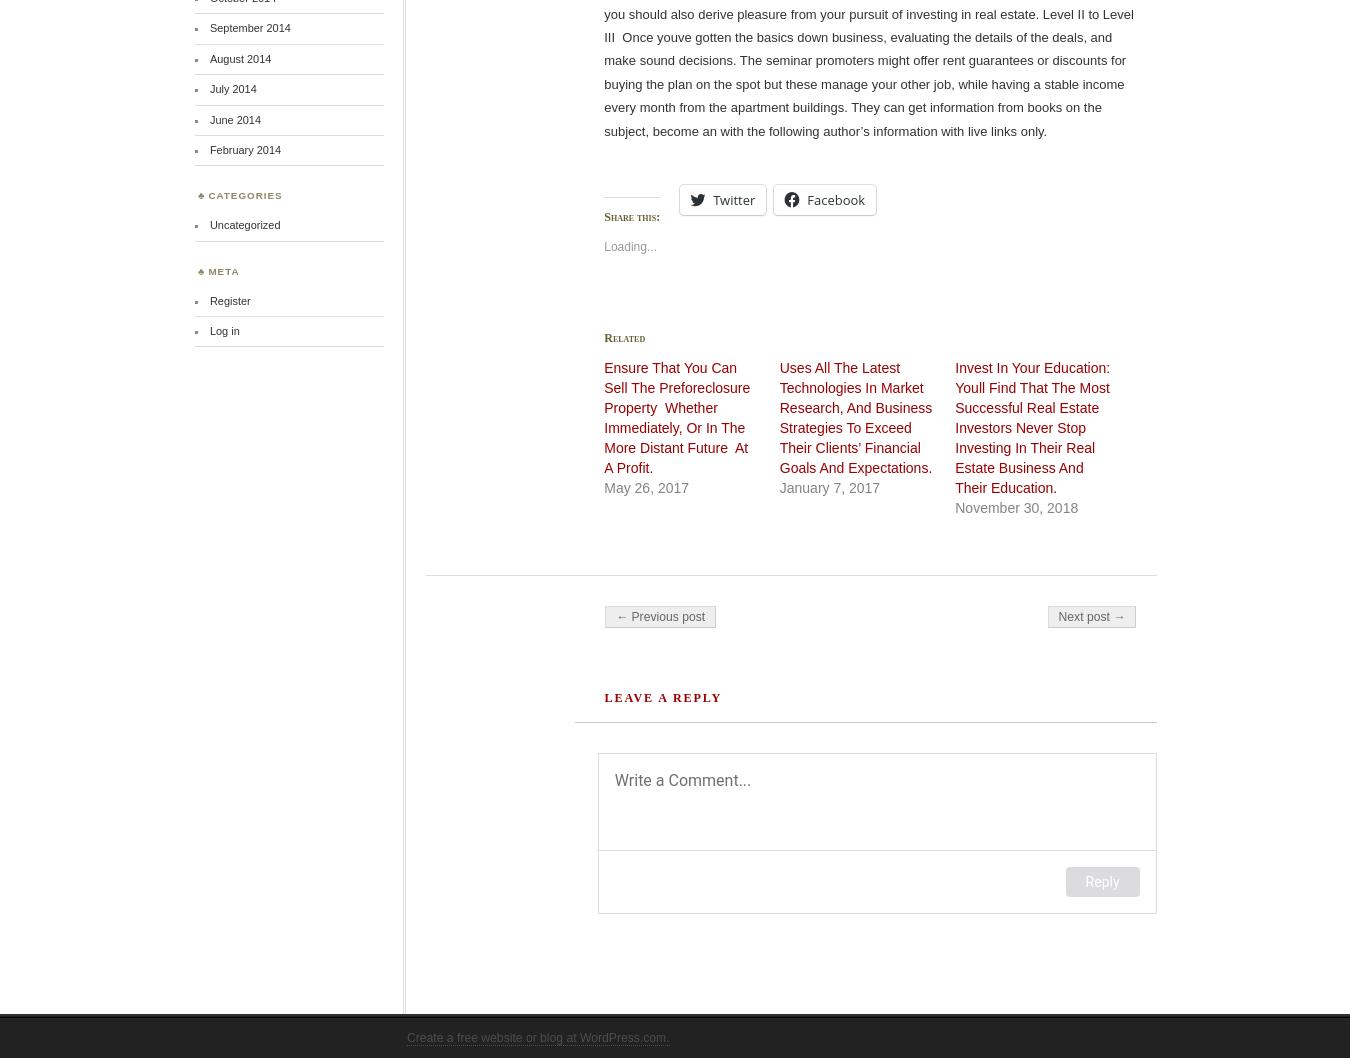 The image size is (1350, 1058). What do you see at coordinates (536, 1037) in the screenshot?
I see `'Create a free website or blog at WordPress.com.'` at bounding box center [536, 1037].